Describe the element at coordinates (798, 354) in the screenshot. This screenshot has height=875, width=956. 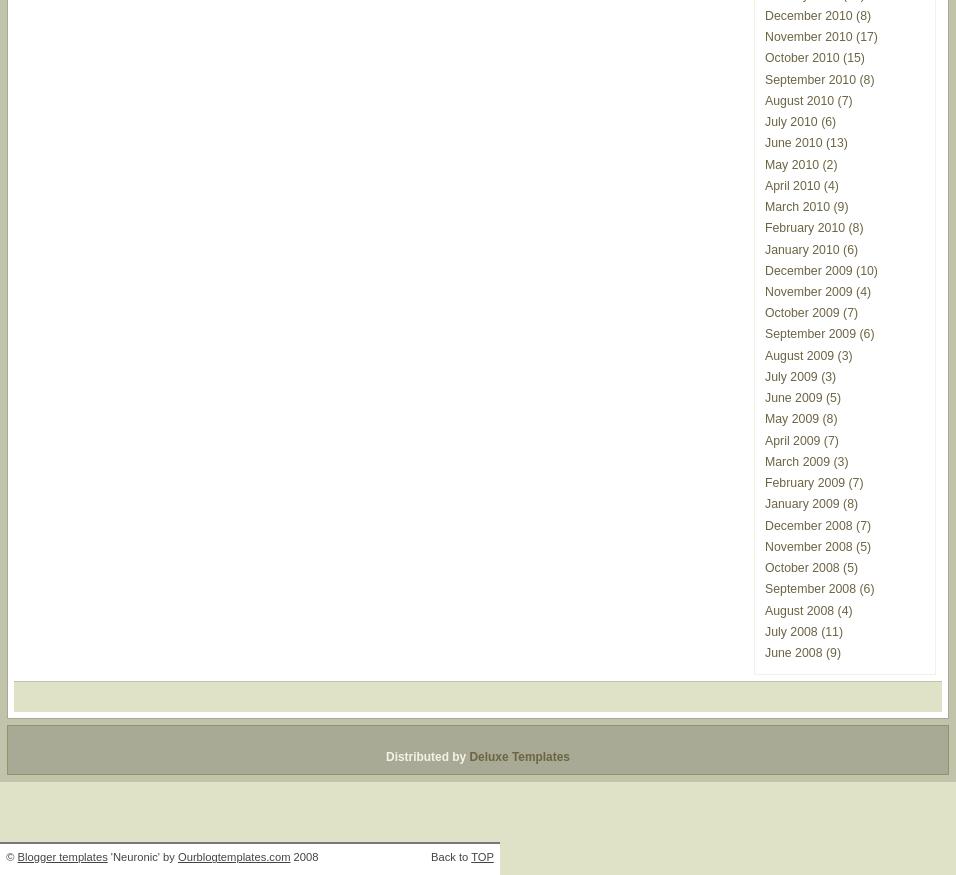
I see `'August 2009'` at that location.